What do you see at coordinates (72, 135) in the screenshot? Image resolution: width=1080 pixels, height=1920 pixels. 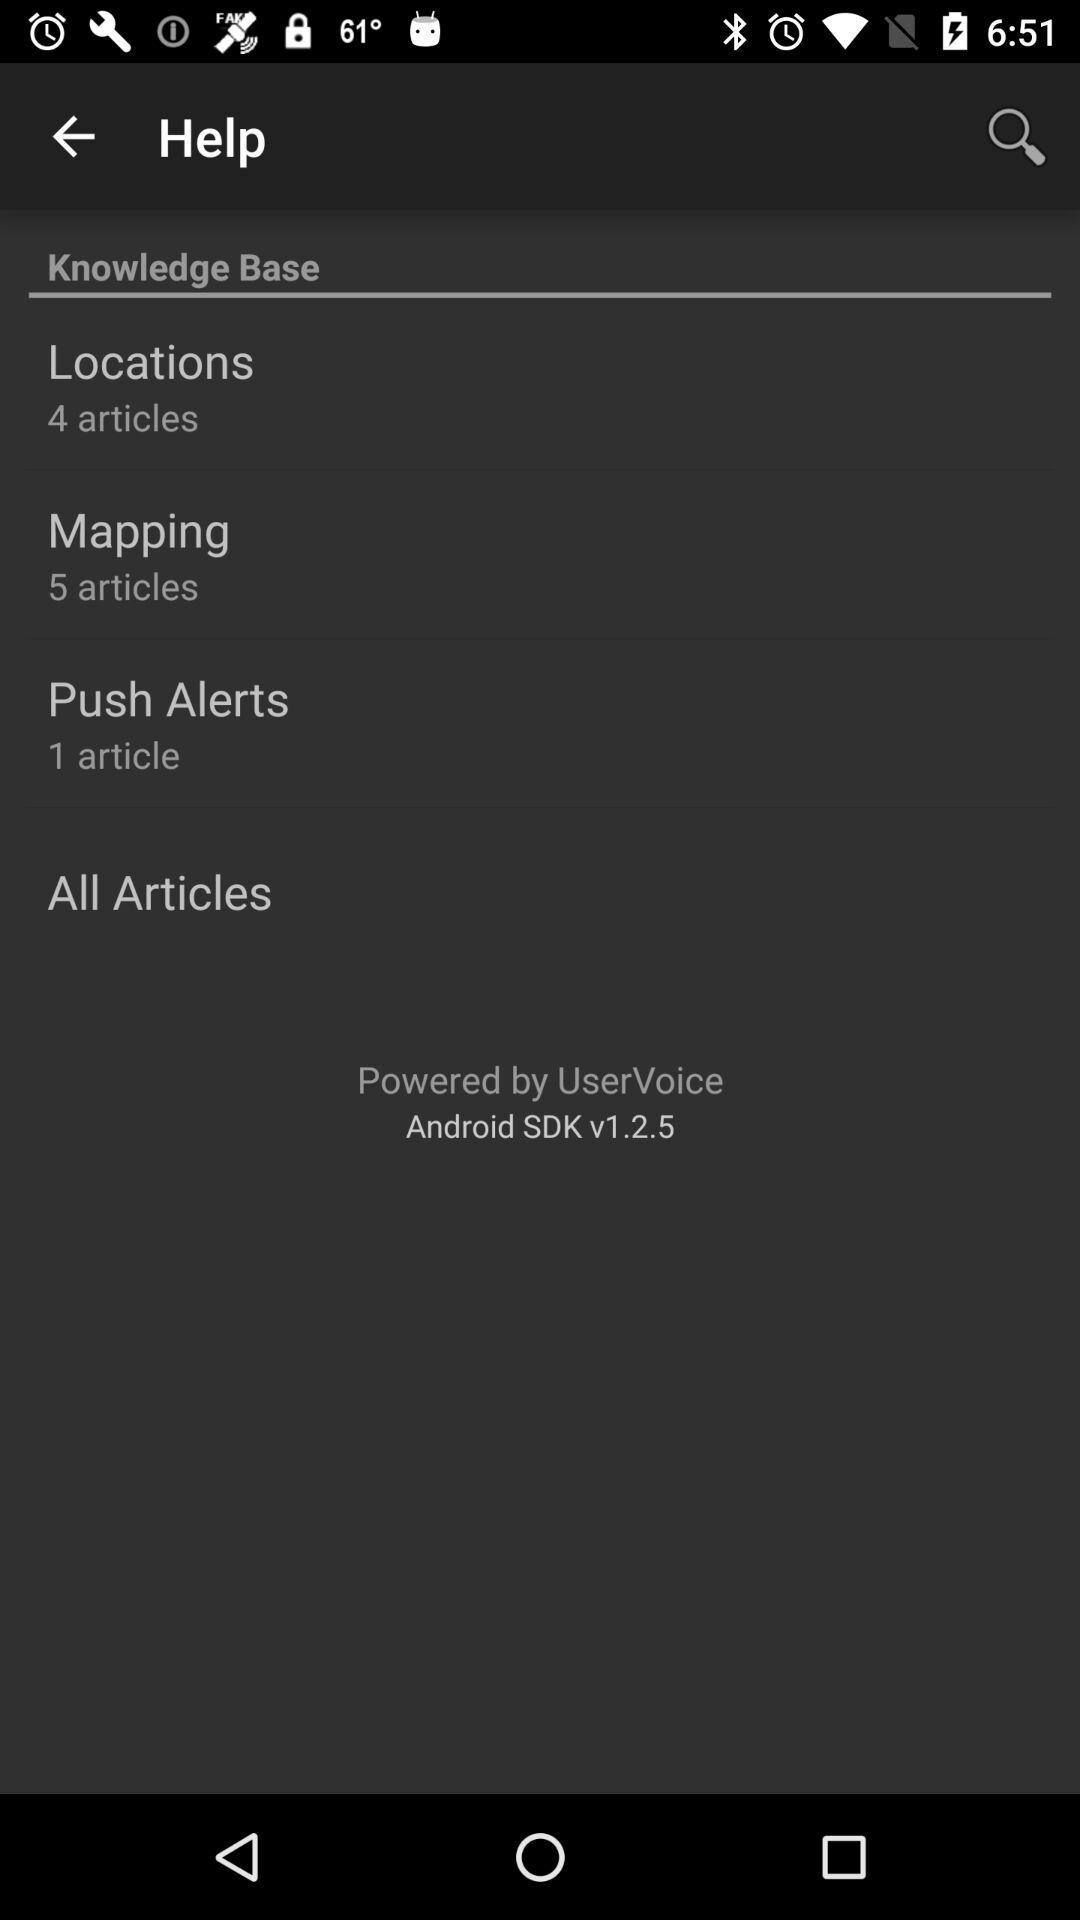 I see `the app to the left of help app` at bounding box center [72, 135].